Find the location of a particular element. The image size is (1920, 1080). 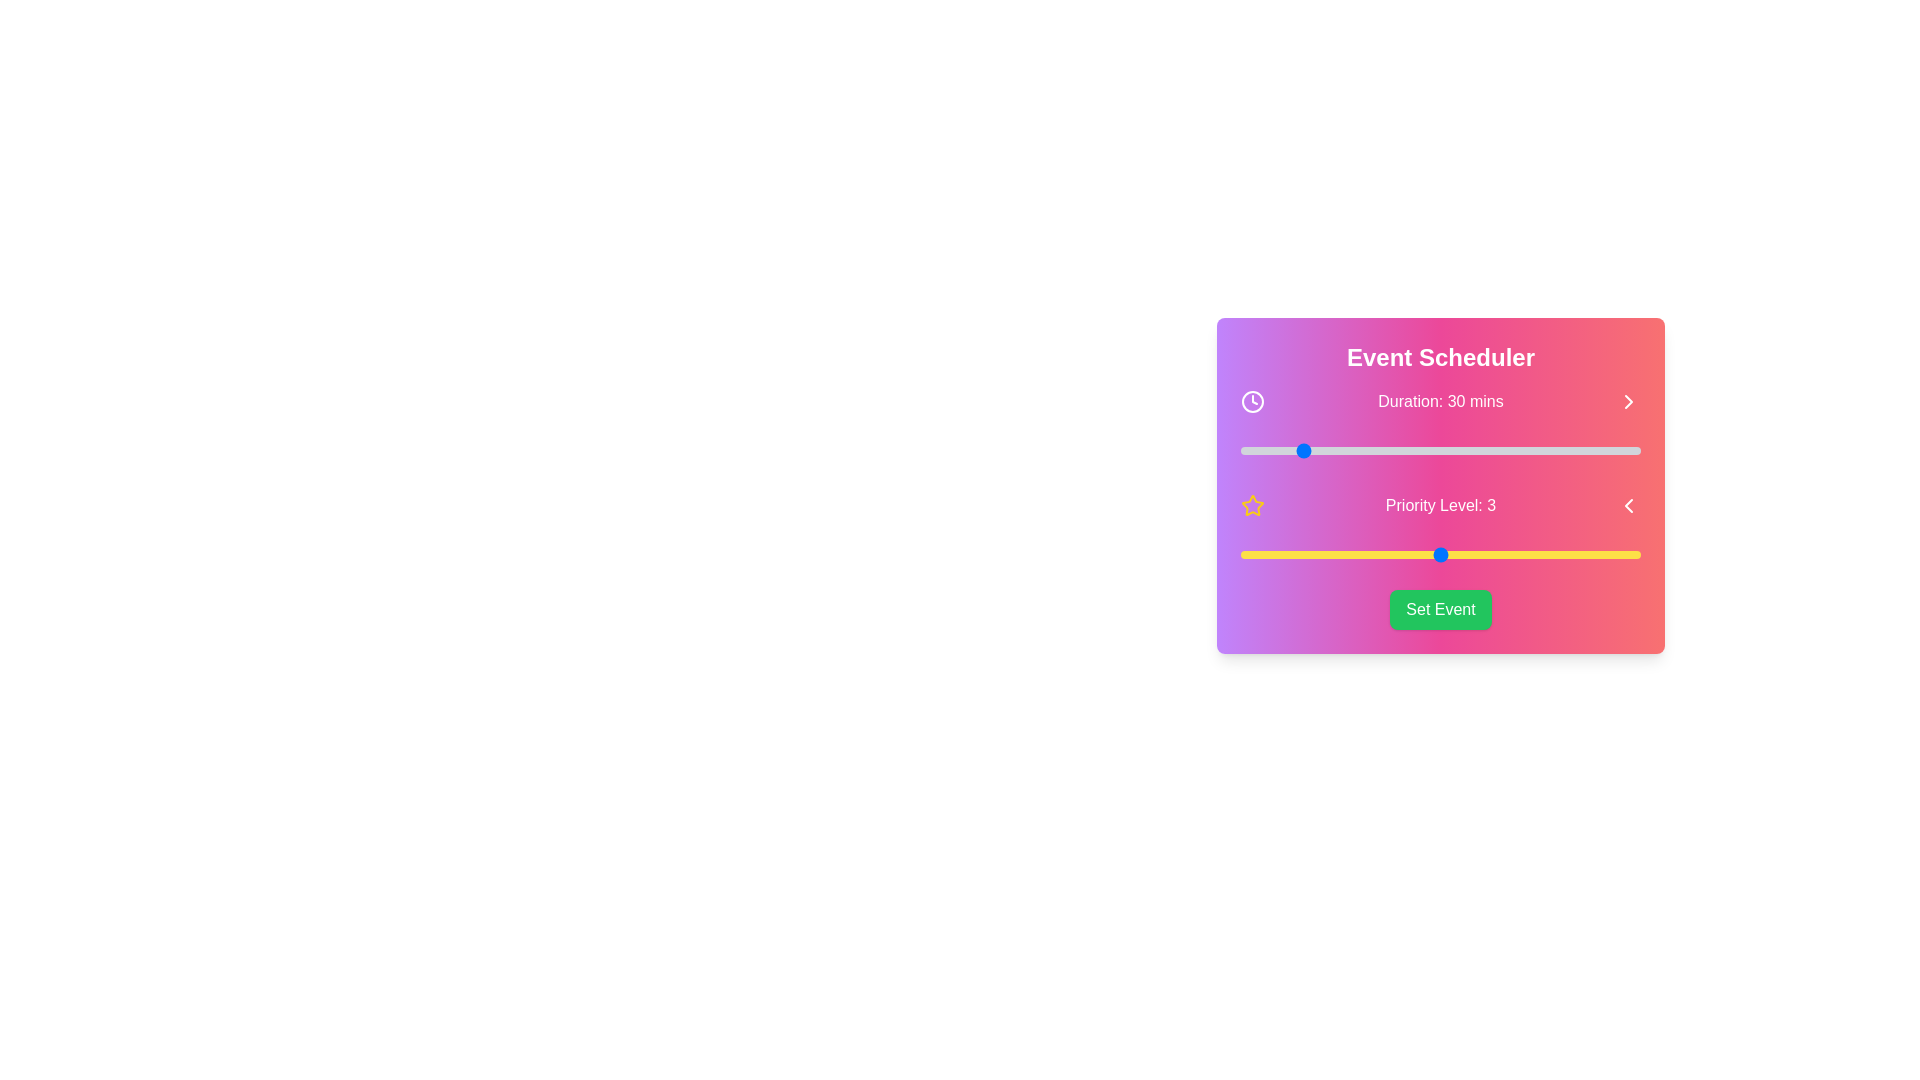

the clock icon, which is styled in white against a colored background, located to the left of the 'Duration: 30 mins' text in the 'Event Scheduler' section is located at coordinates (1251, 401).